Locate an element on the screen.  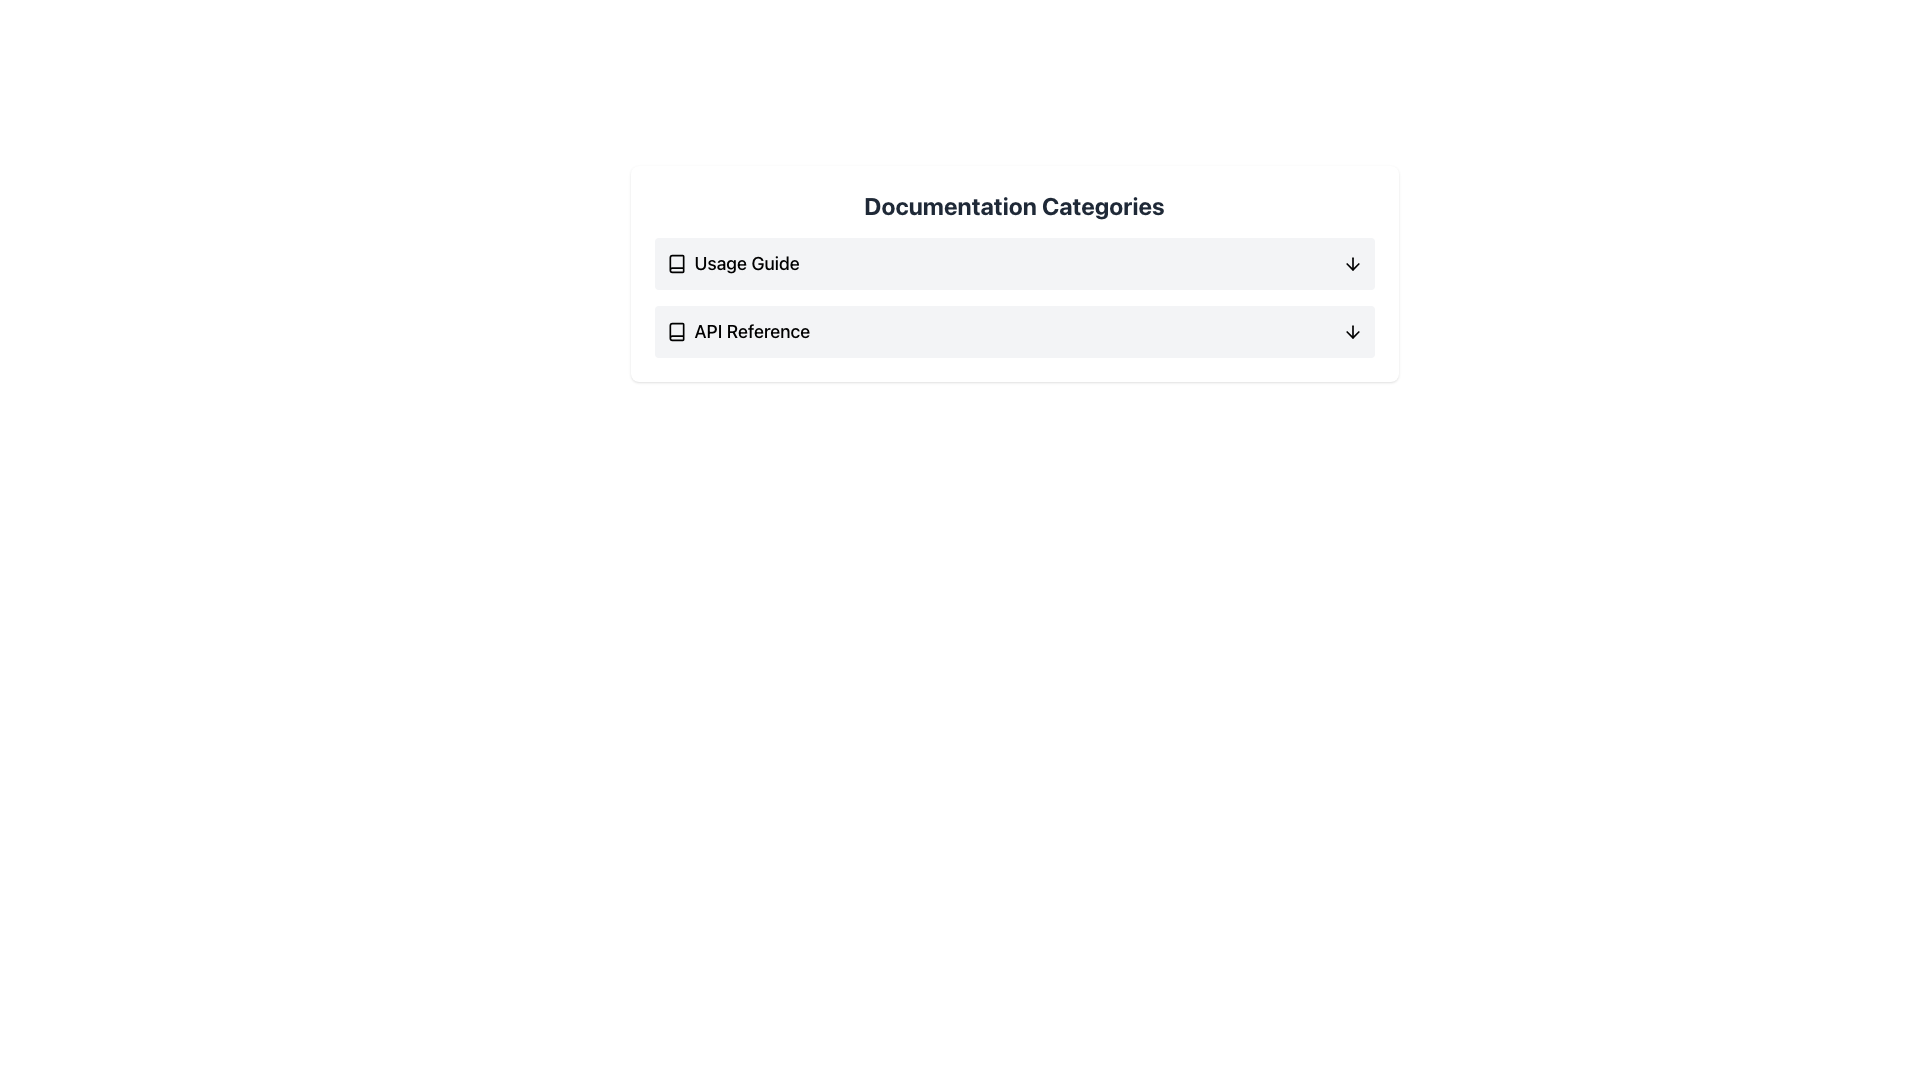
the arrow icon located on the far right side of the 'API Reference' menu item is located at coordinates (1352, 330).